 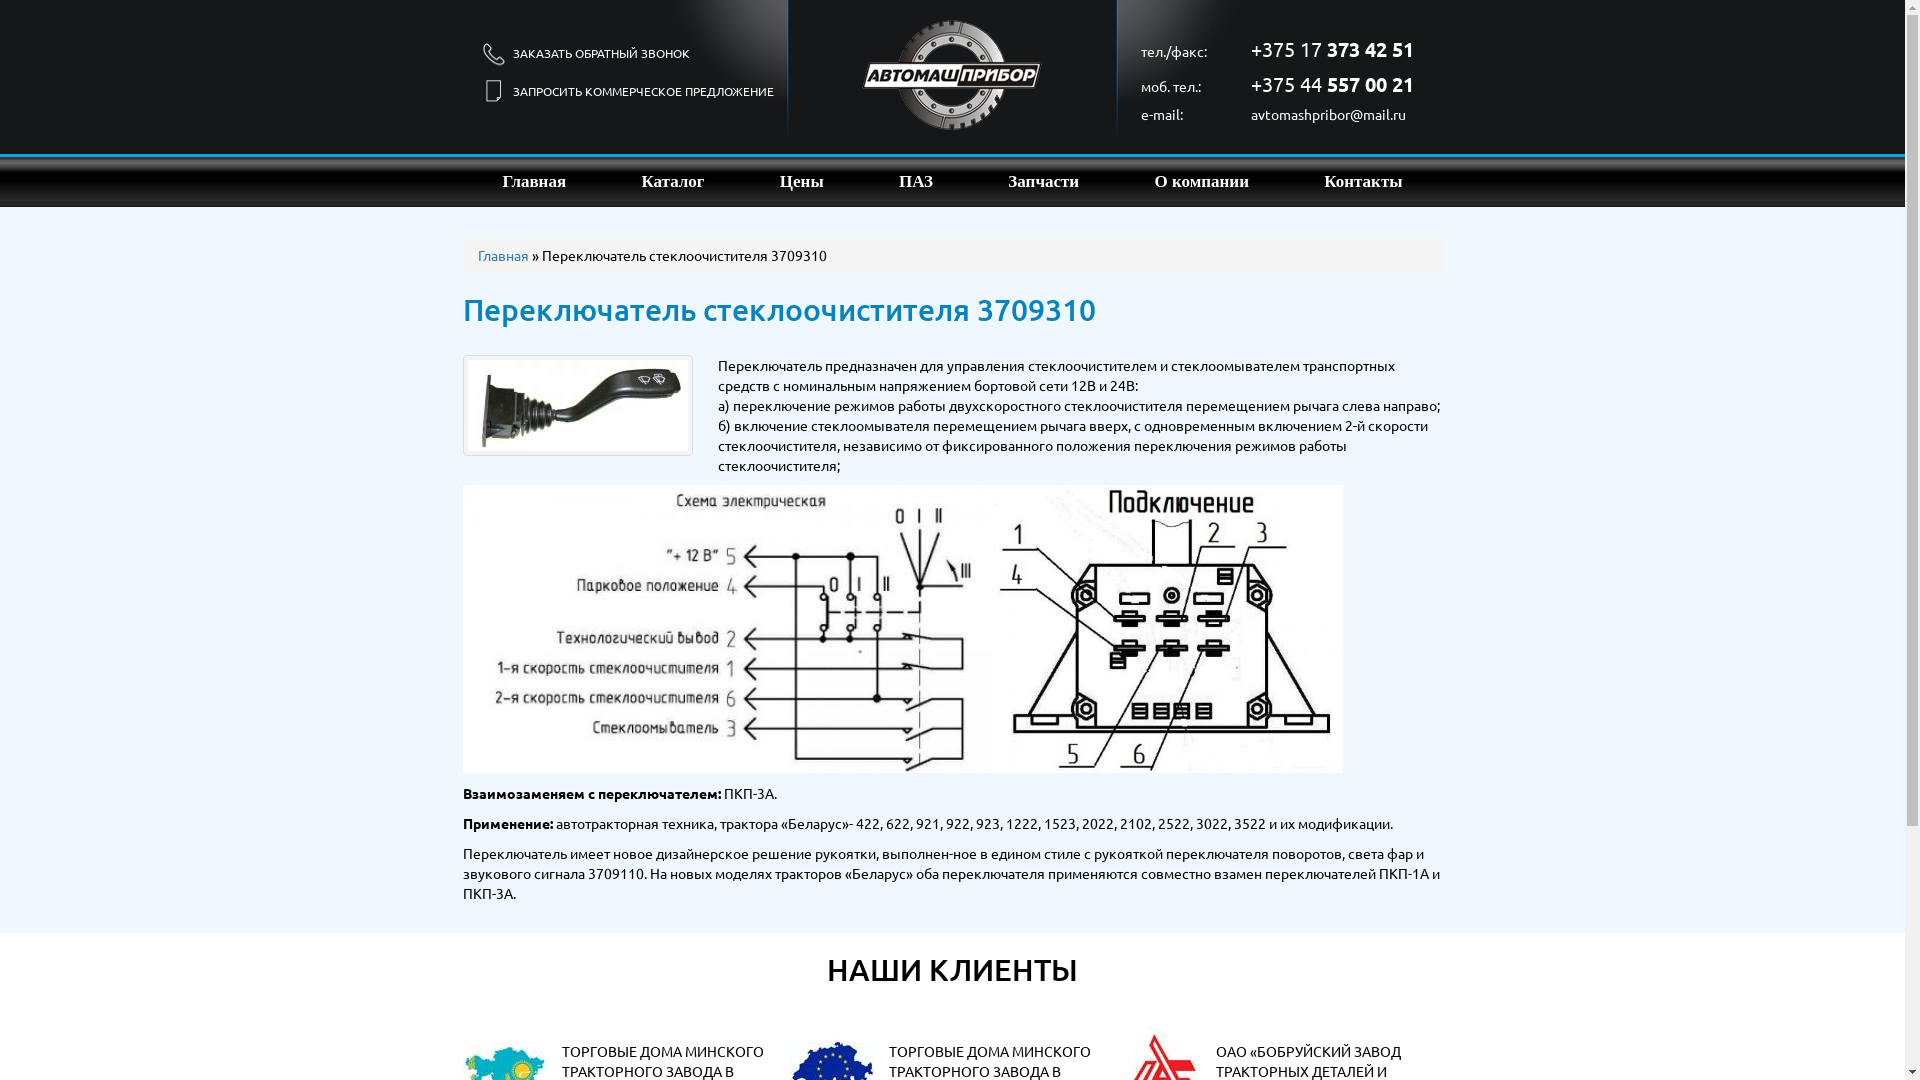 I want to click on 'avtomashpribor@mail.ru', so click(x=1250, y=114).